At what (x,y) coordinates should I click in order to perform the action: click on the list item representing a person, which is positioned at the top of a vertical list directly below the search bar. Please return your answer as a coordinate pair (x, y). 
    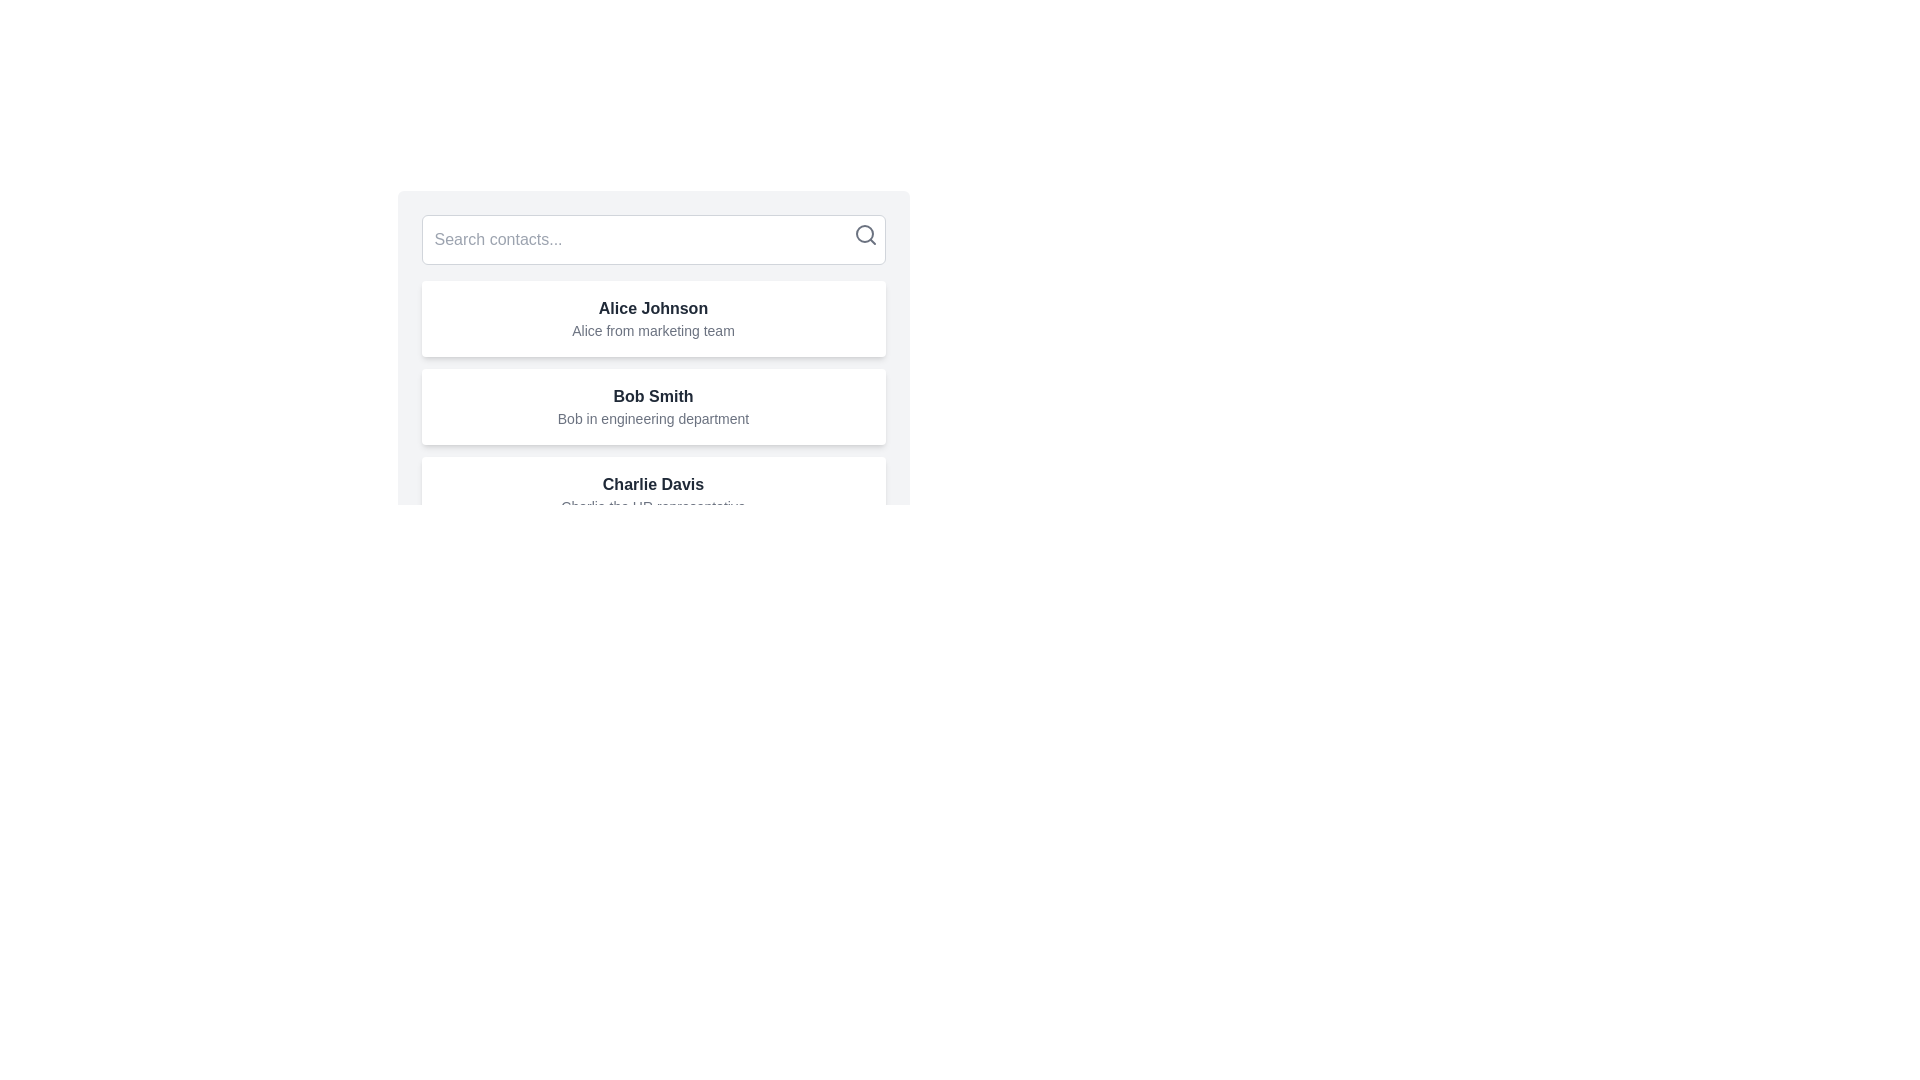
    Looking at the image, I should click on (653, 318).